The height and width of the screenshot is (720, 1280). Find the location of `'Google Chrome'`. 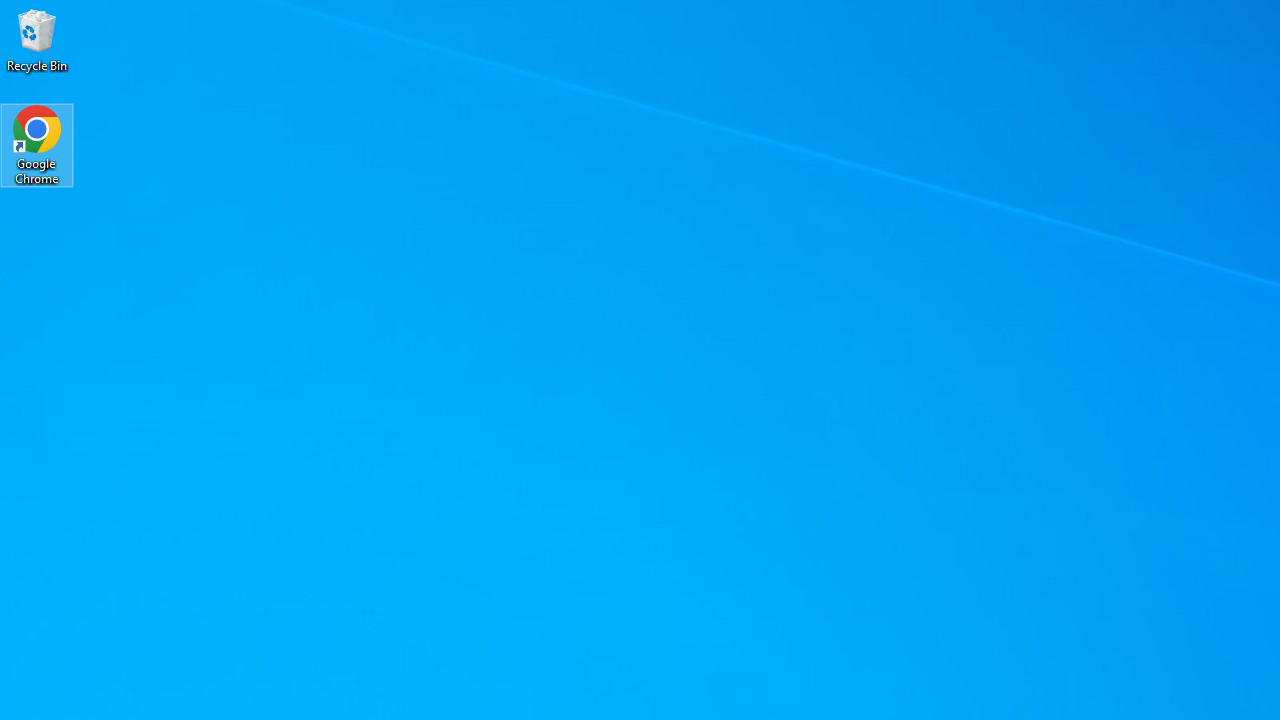

'Google Chrome' is located at coordinates (37, 144).